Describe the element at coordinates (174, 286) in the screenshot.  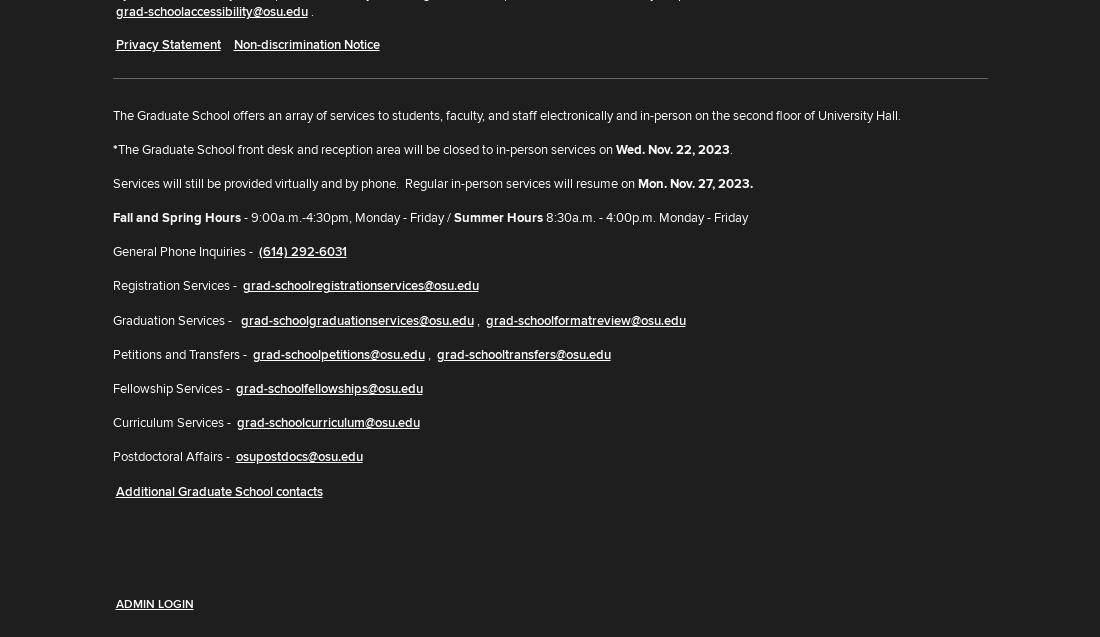
I see `'Registration Services -'` at that location.